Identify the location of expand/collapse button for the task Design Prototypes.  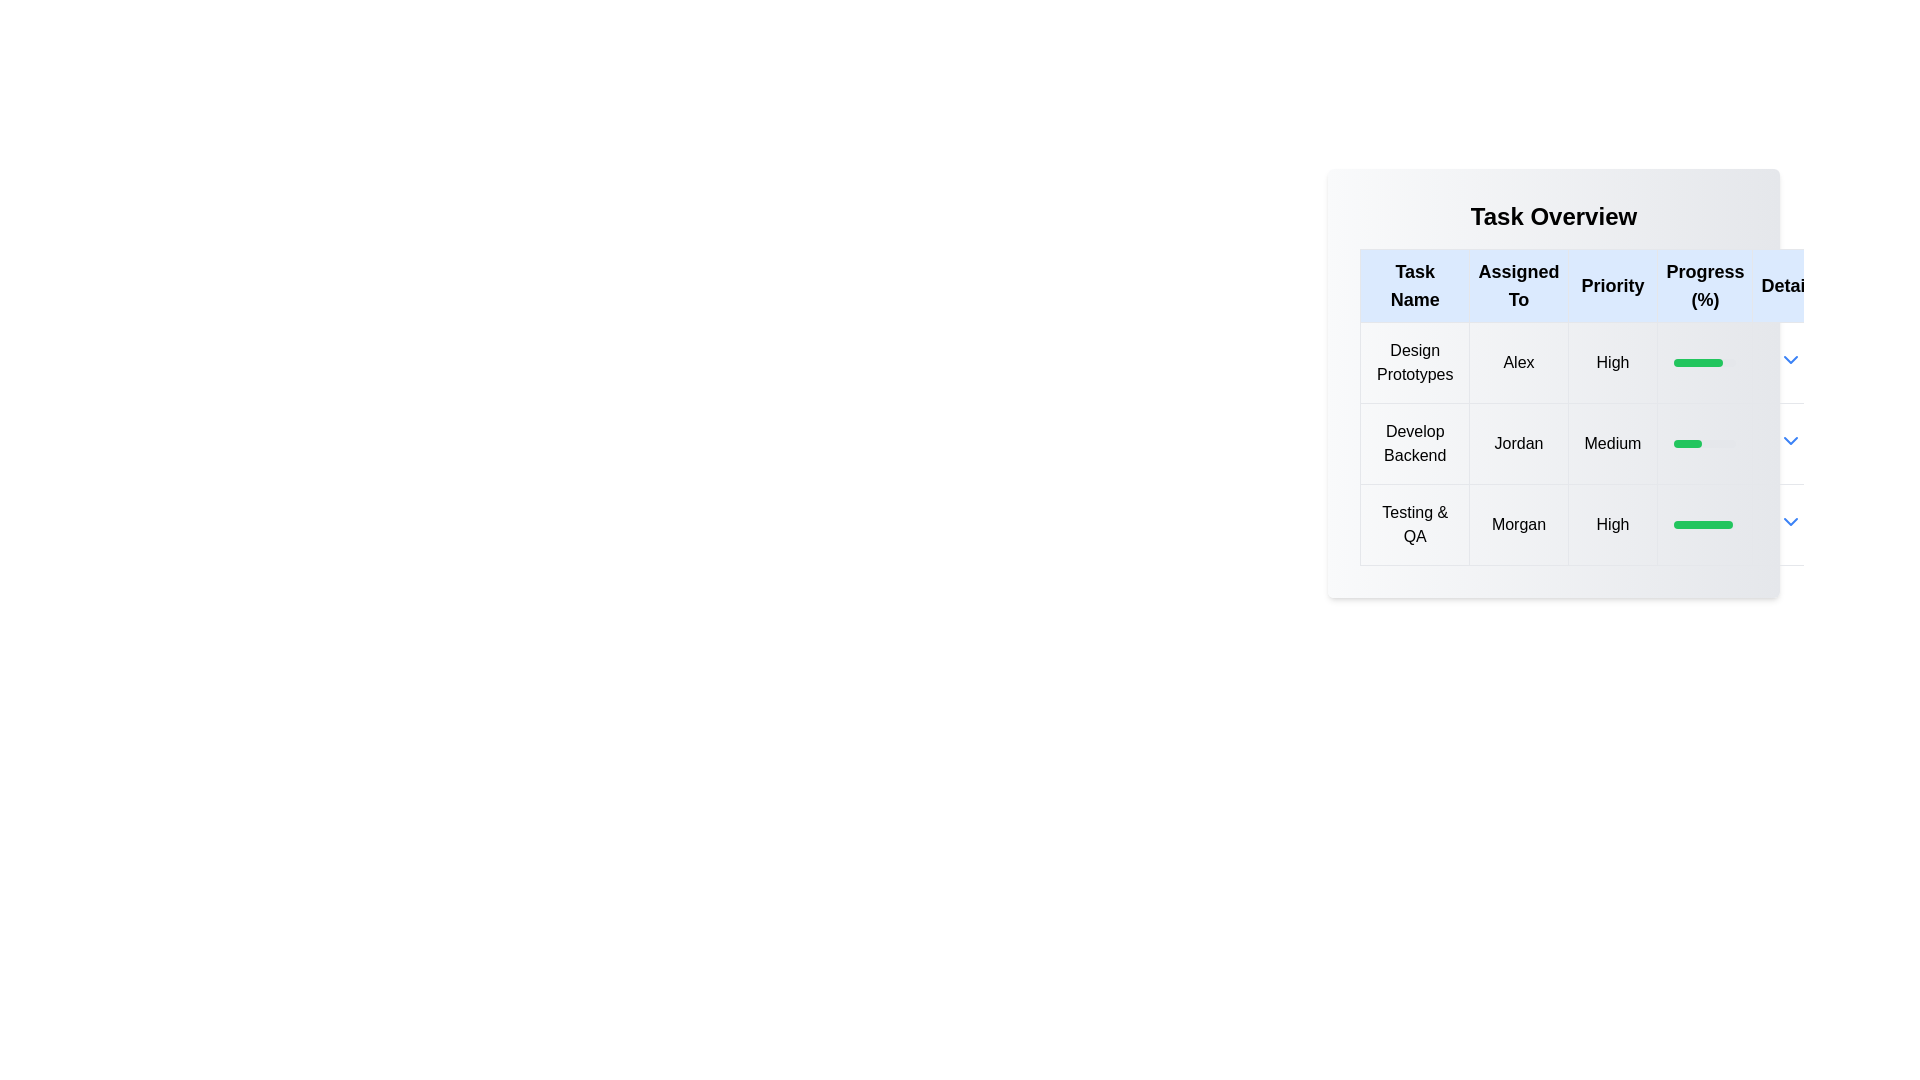
(1790, 358).